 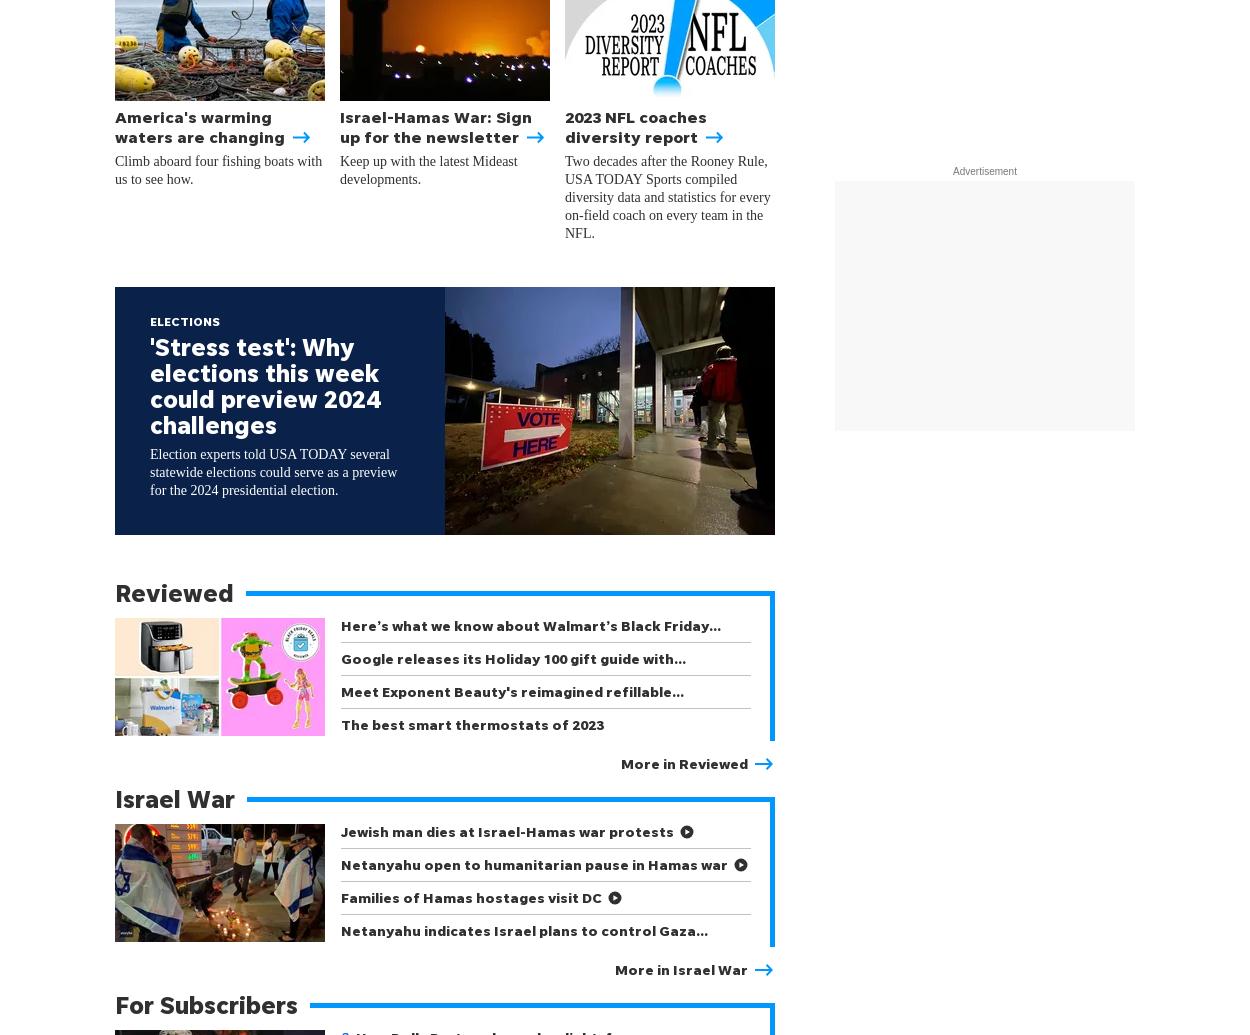 What do you see at coordinates (442, 126) in the screenshot?
I see `'Israel-Hamas War: Sign up for the newsletter'` at bounding box center [442, 126].